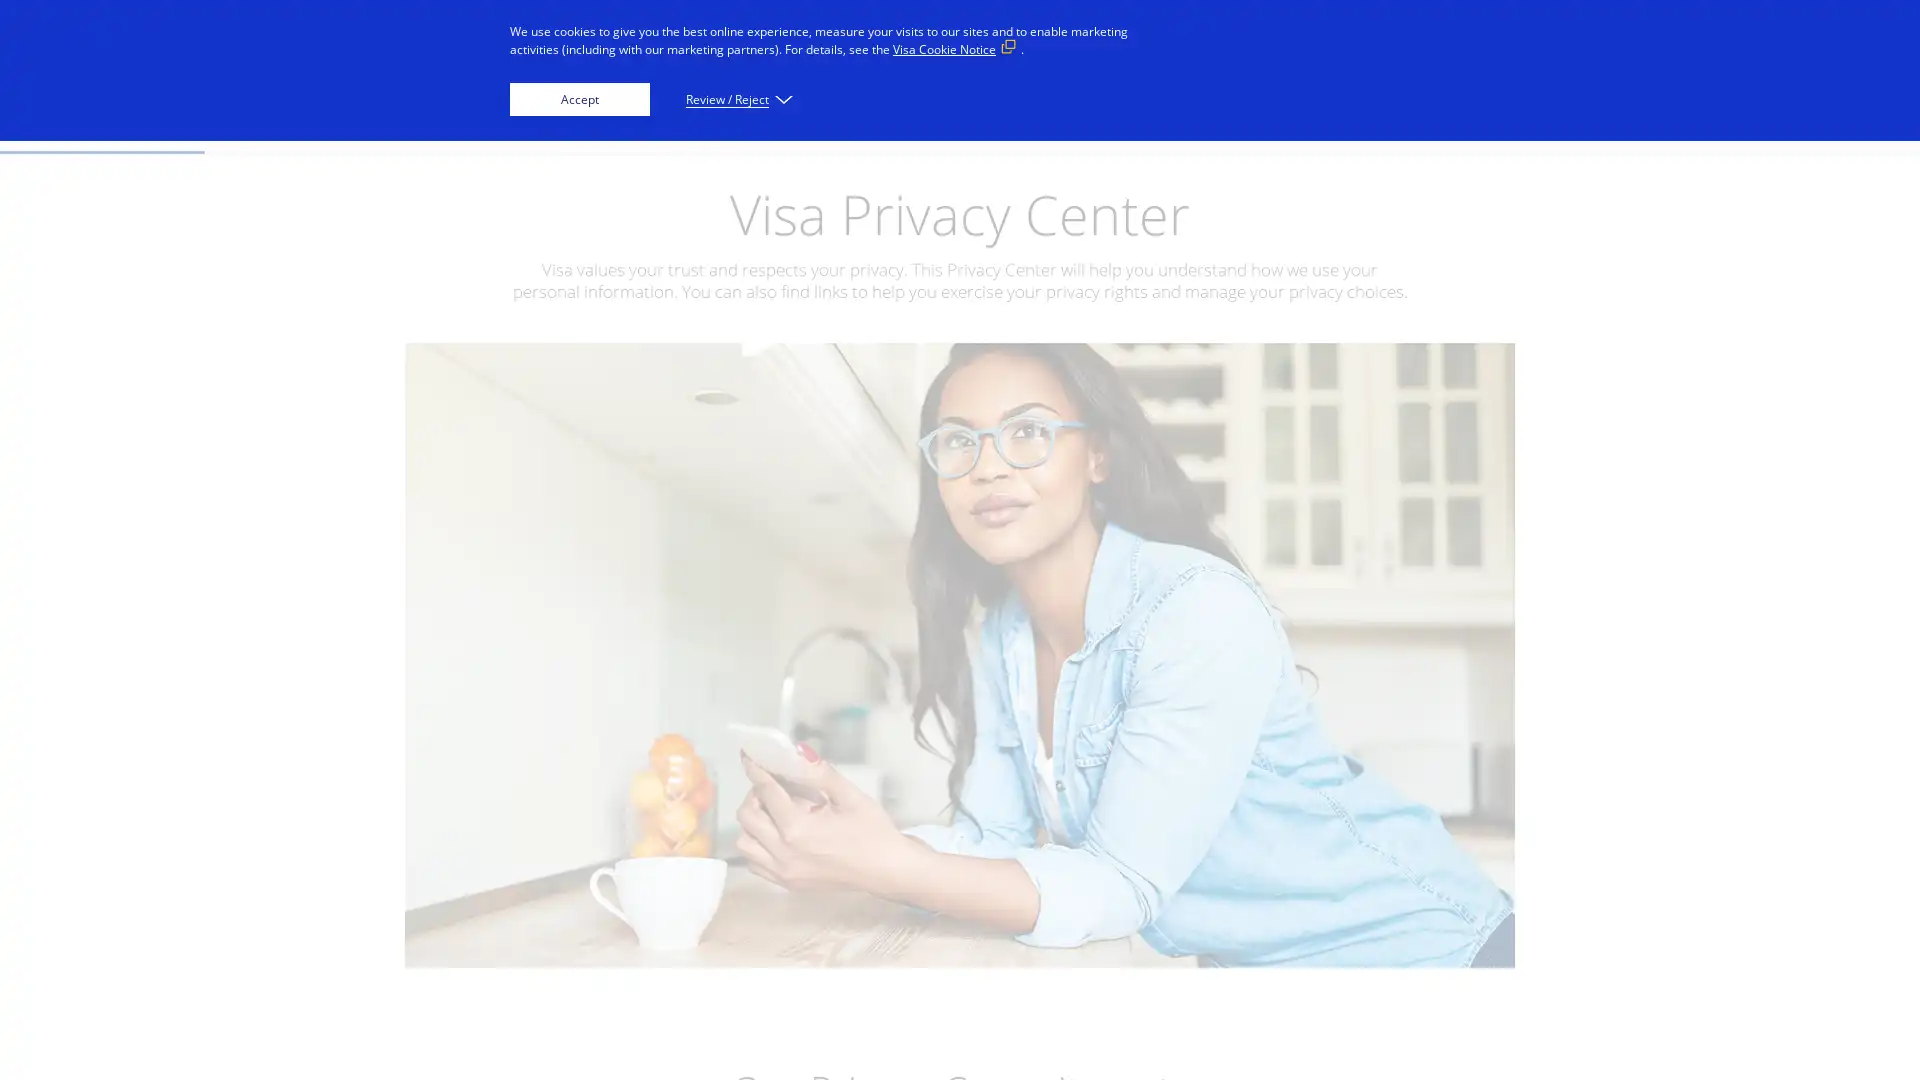 The height and width of the screenshot is (1080, 1920). I want to click on Businesses, so click(941, 53).